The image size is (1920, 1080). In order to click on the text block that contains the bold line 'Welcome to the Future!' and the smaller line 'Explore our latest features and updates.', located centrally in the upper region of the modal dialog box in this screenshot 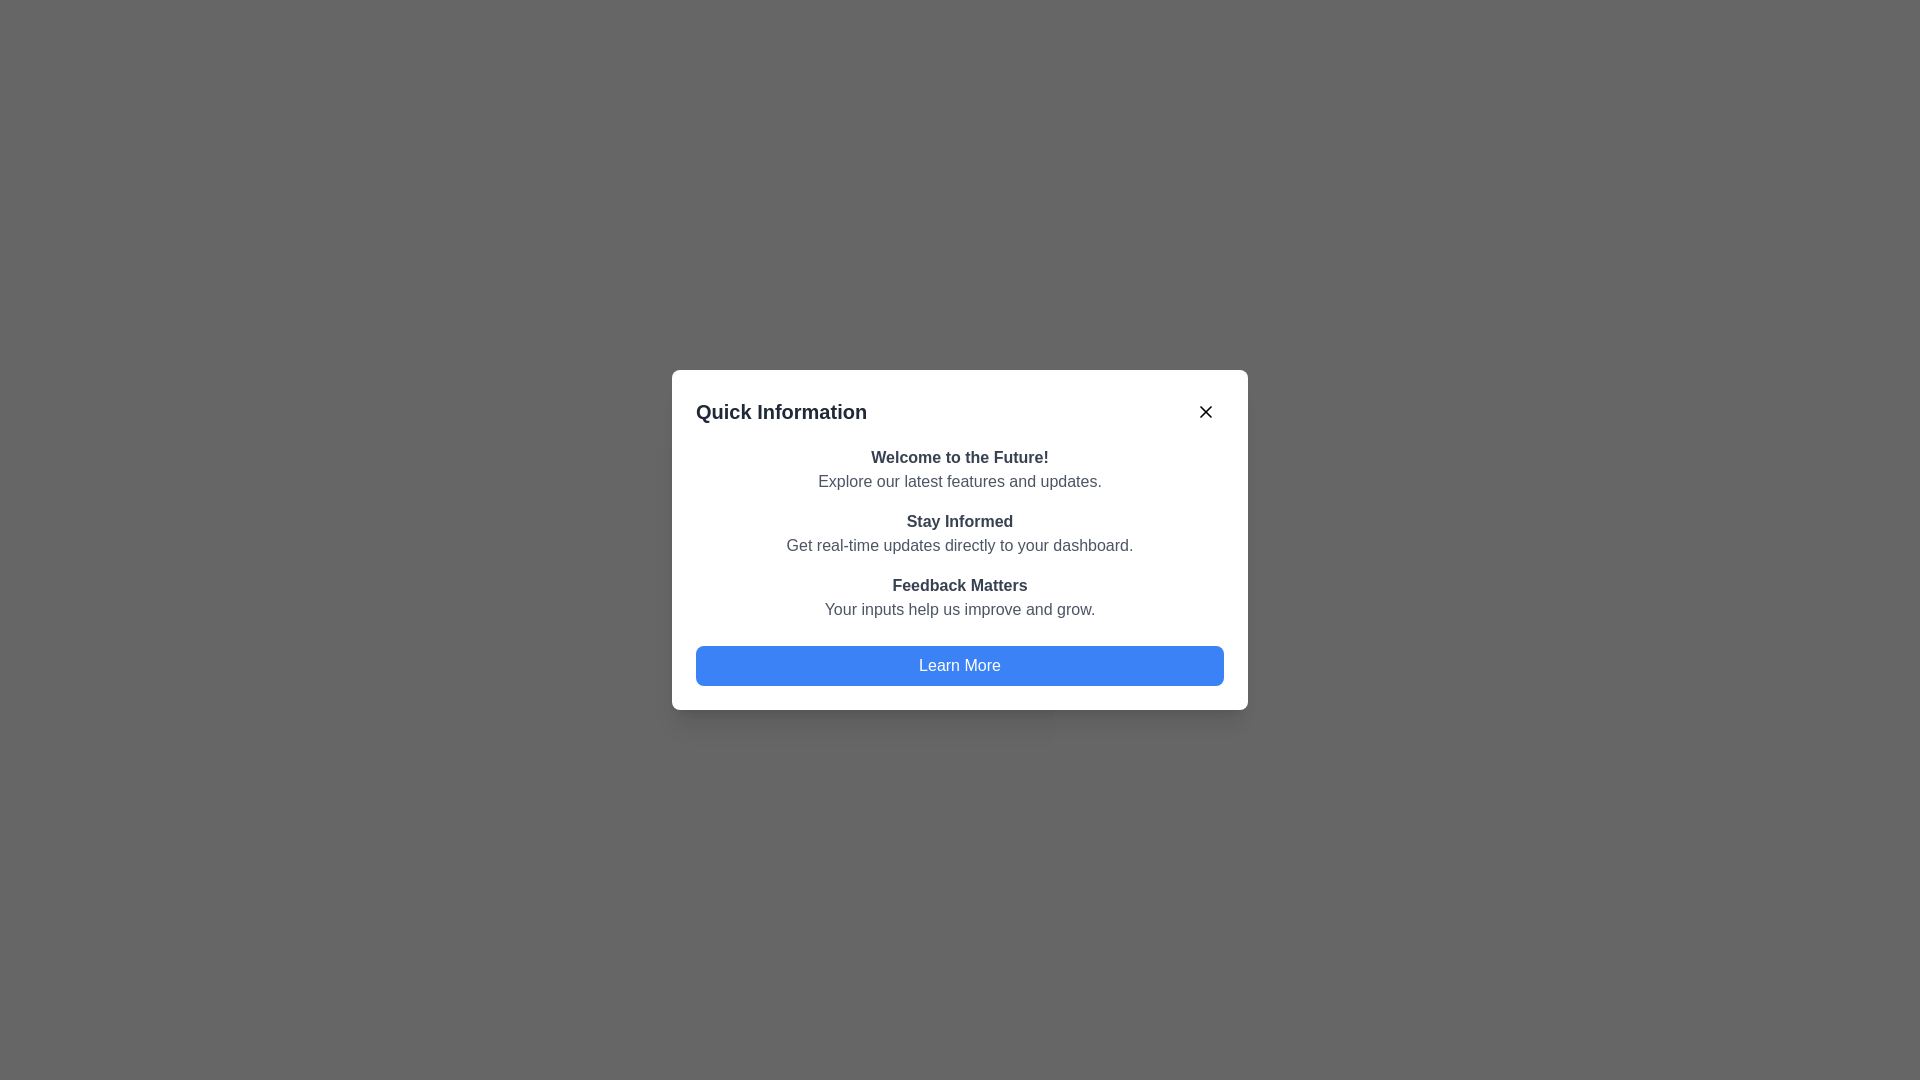, I will do `click(960, 470)`.